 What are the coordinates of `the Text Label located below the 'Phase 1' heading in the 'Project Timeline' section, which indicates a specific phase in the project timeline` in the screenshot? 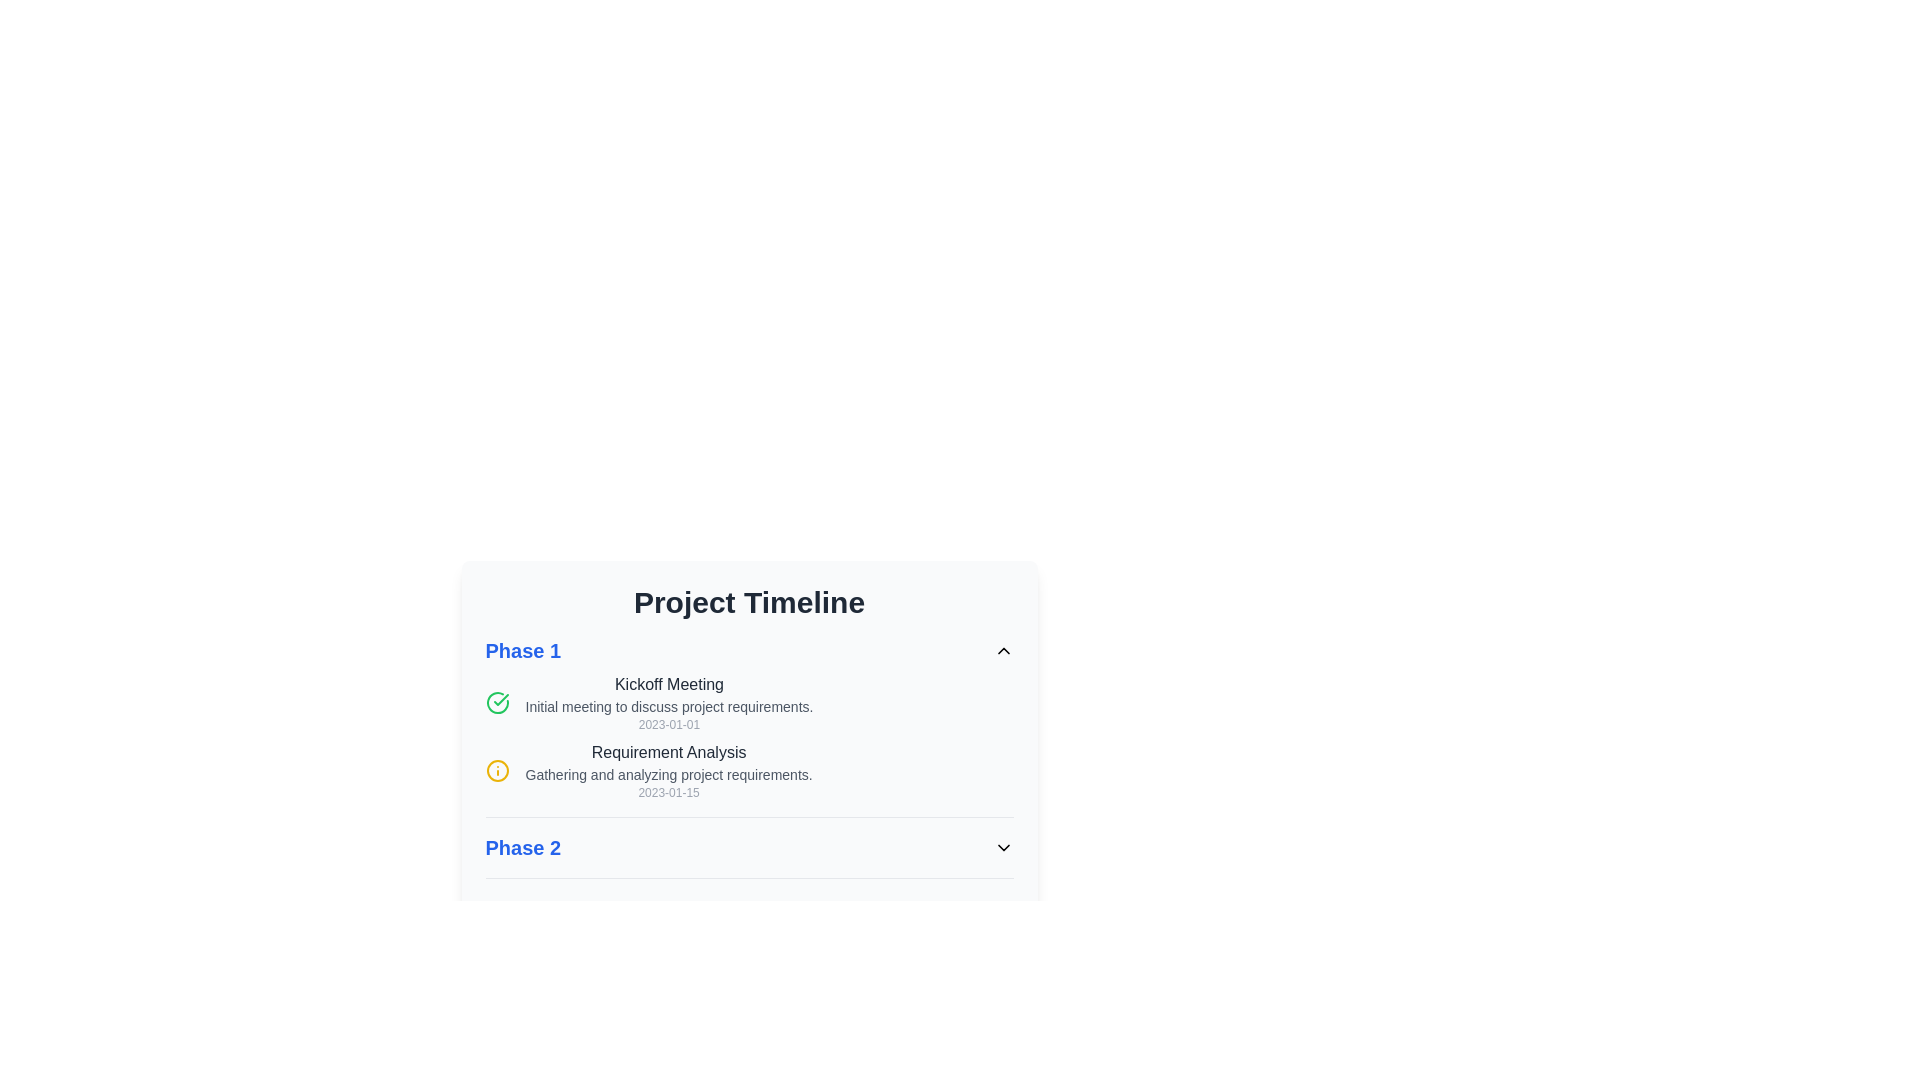 It's located at (523, 848).